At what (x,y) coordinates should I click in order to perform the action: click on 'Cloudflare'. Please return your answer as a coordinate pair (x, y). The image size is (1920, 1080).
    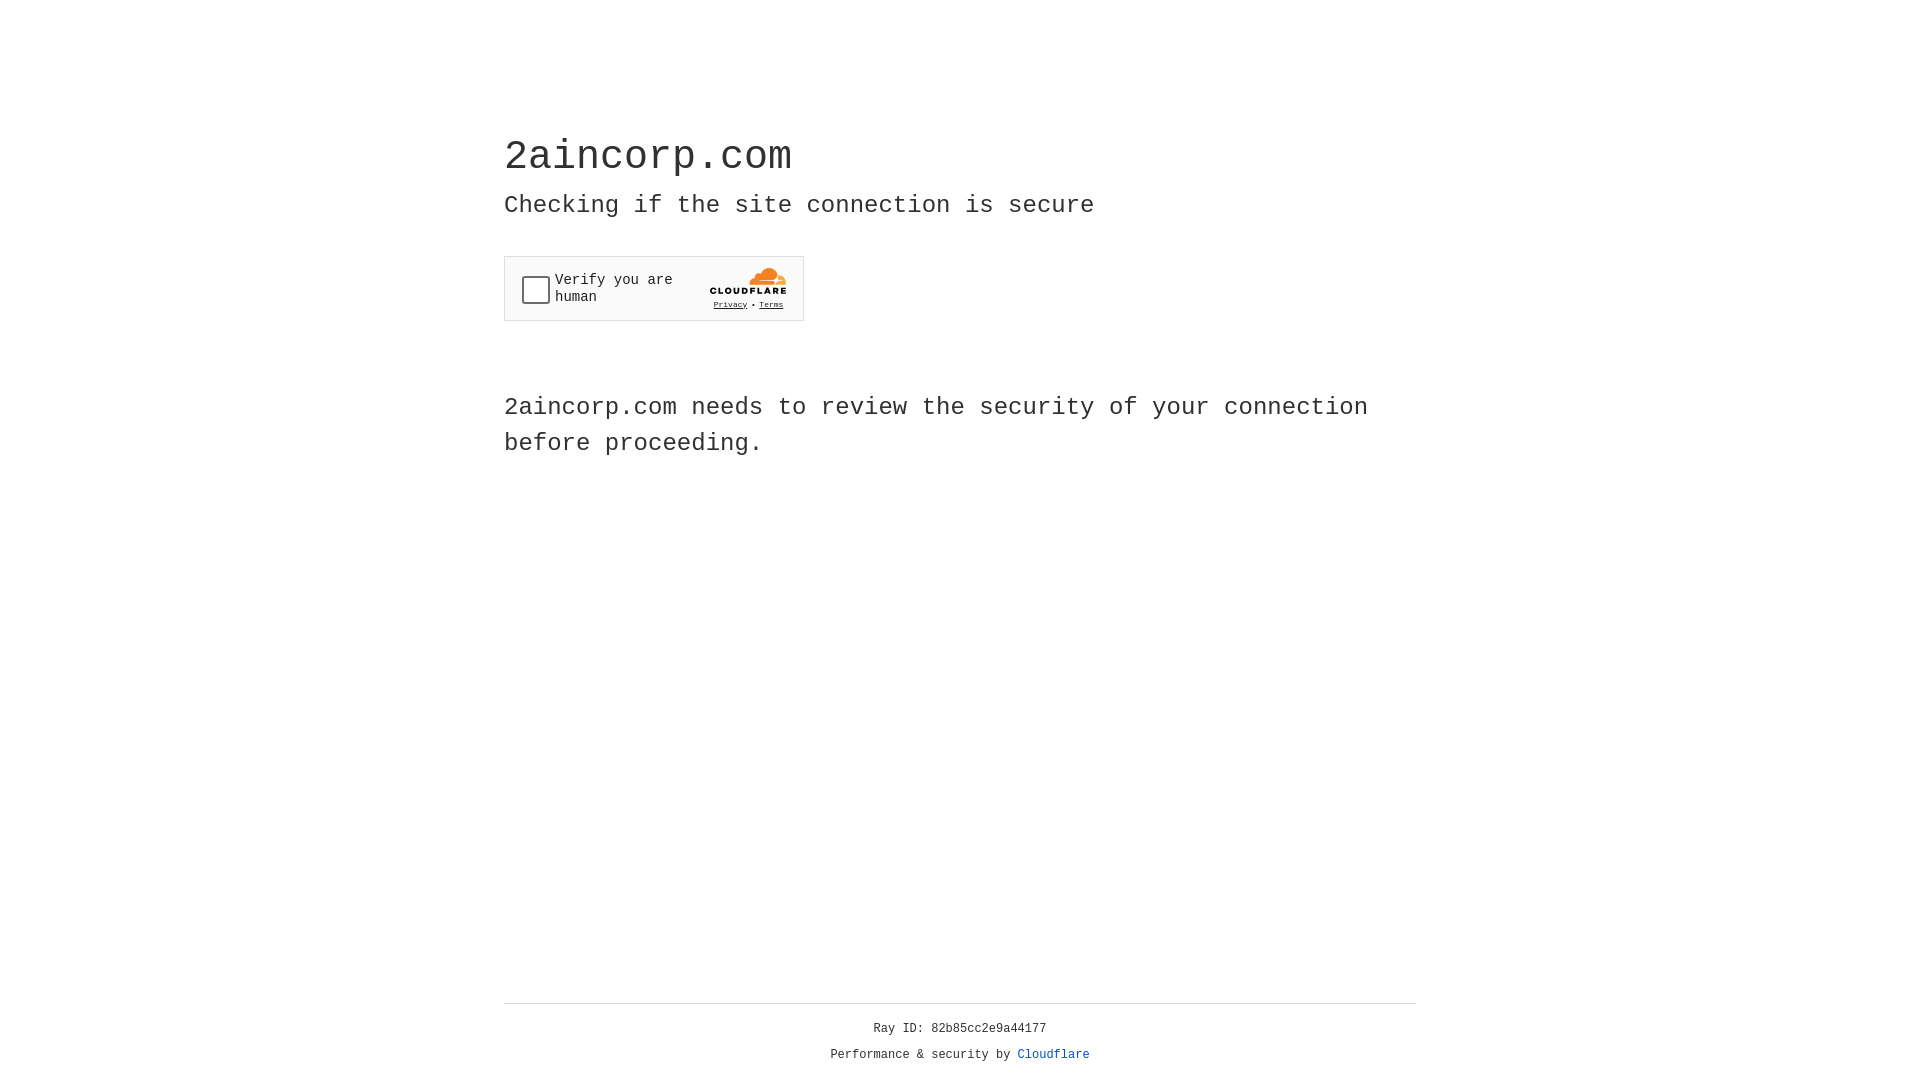
    Looking at the image, I should click on (1053, 1054).